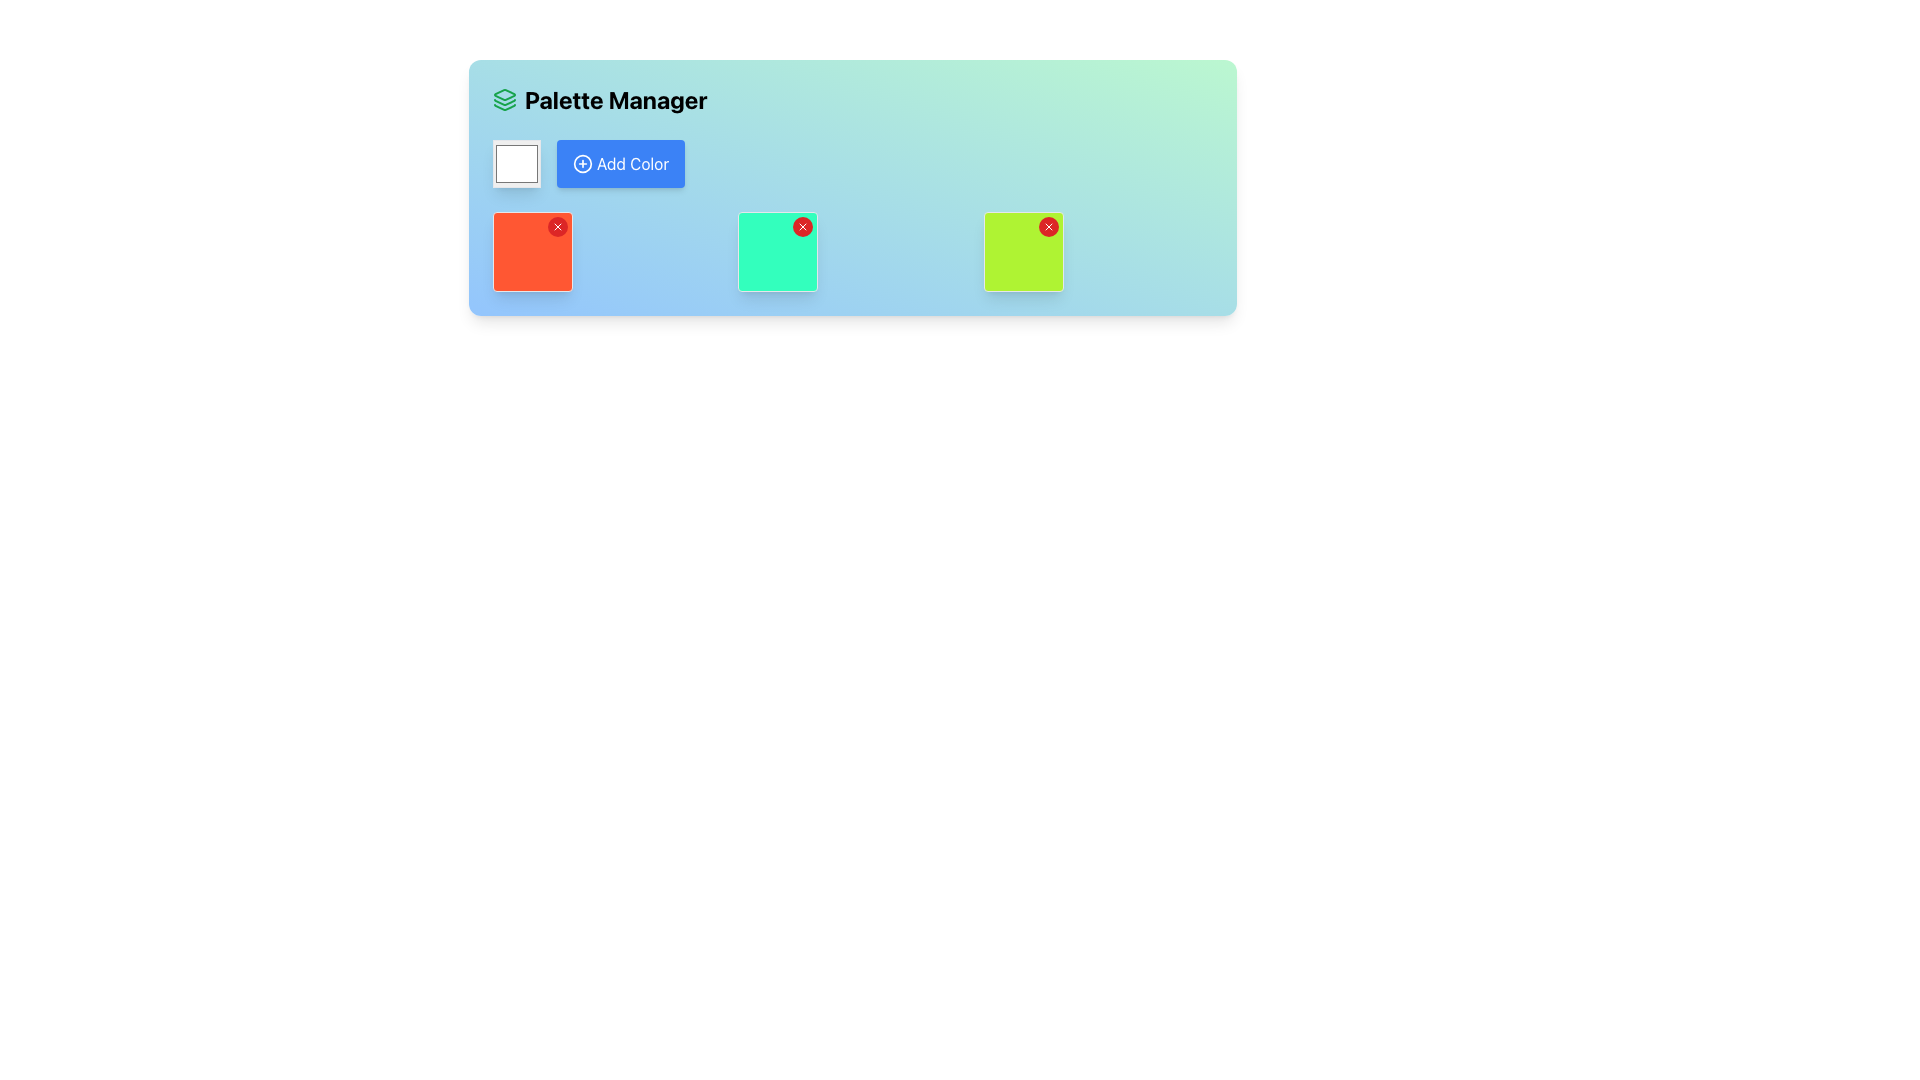  Describe the element at coordinates (620, 163) in the screenshot. I see `the button that allows users` at that location.